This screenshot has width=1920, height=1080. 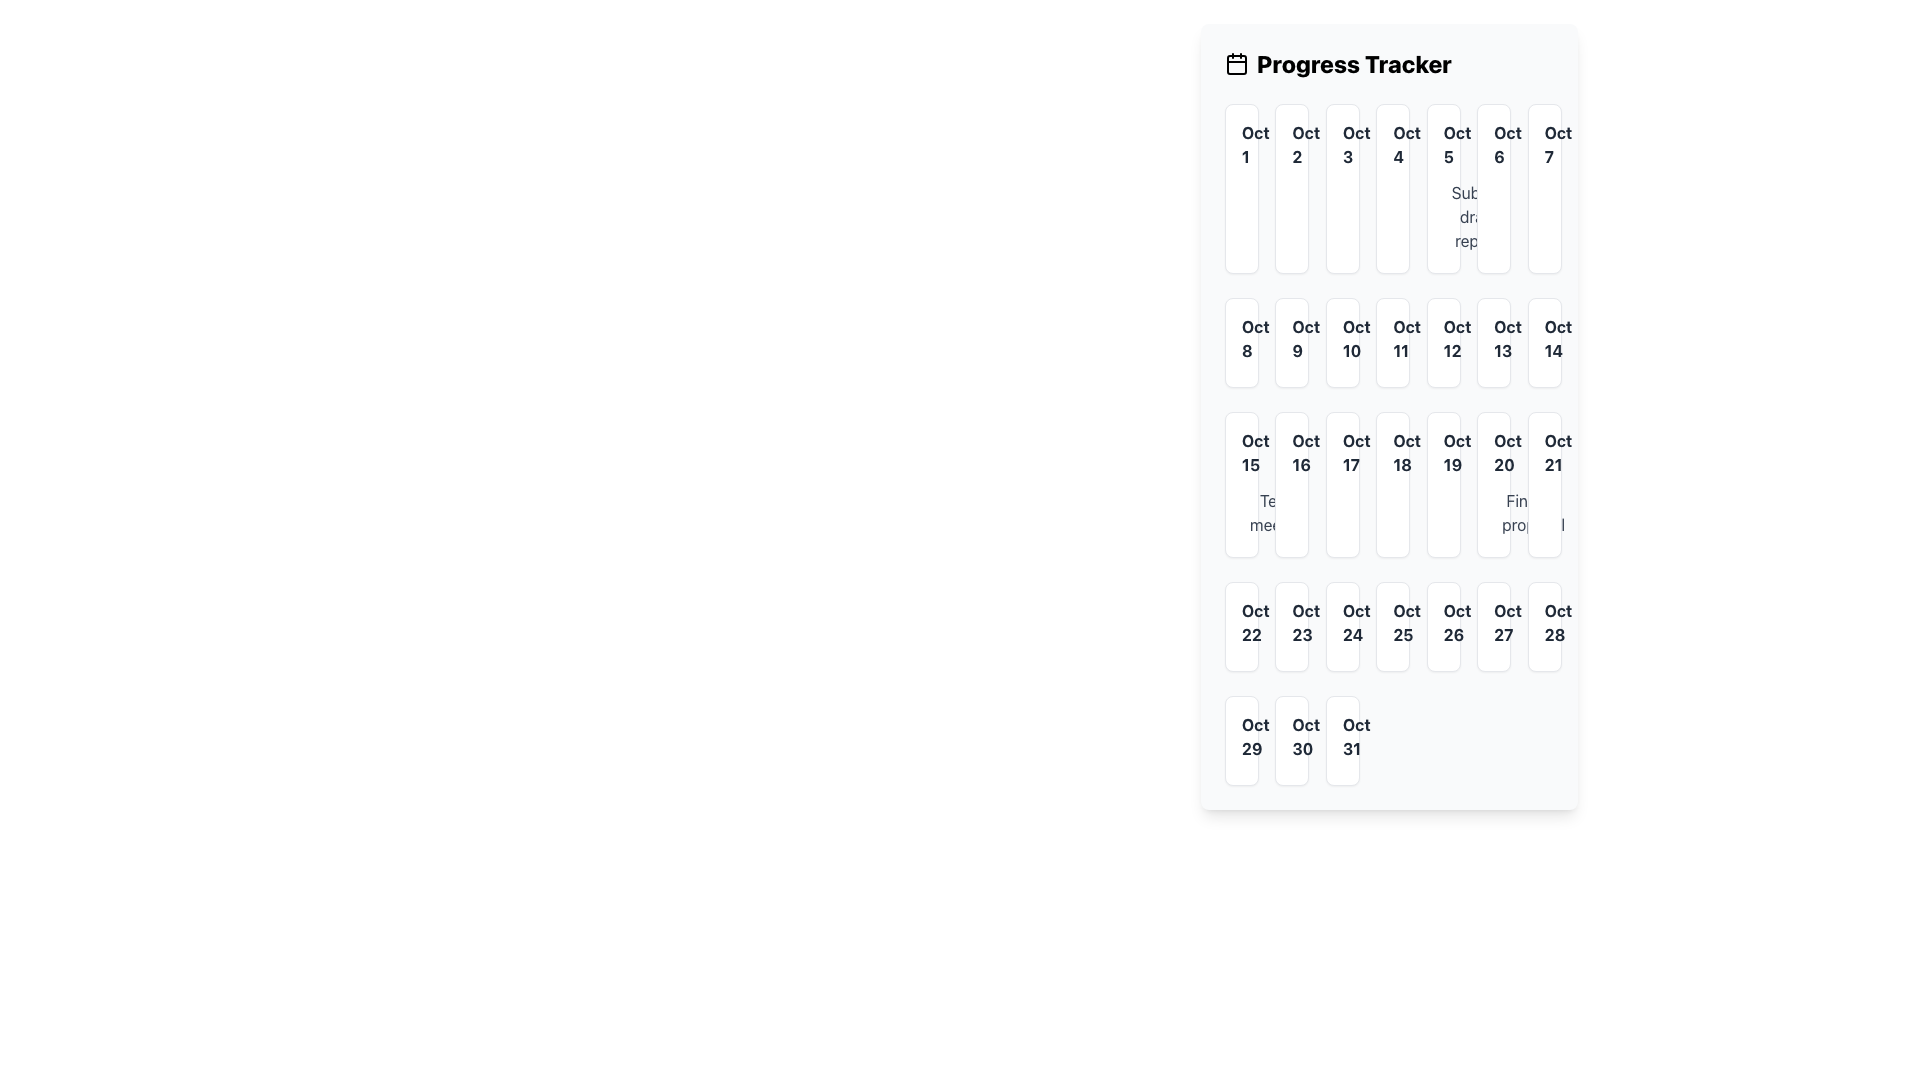 I want to click on the Date cell displaying 'Oct 9' in the calendar grid layout, so click(x=1292, y=342).